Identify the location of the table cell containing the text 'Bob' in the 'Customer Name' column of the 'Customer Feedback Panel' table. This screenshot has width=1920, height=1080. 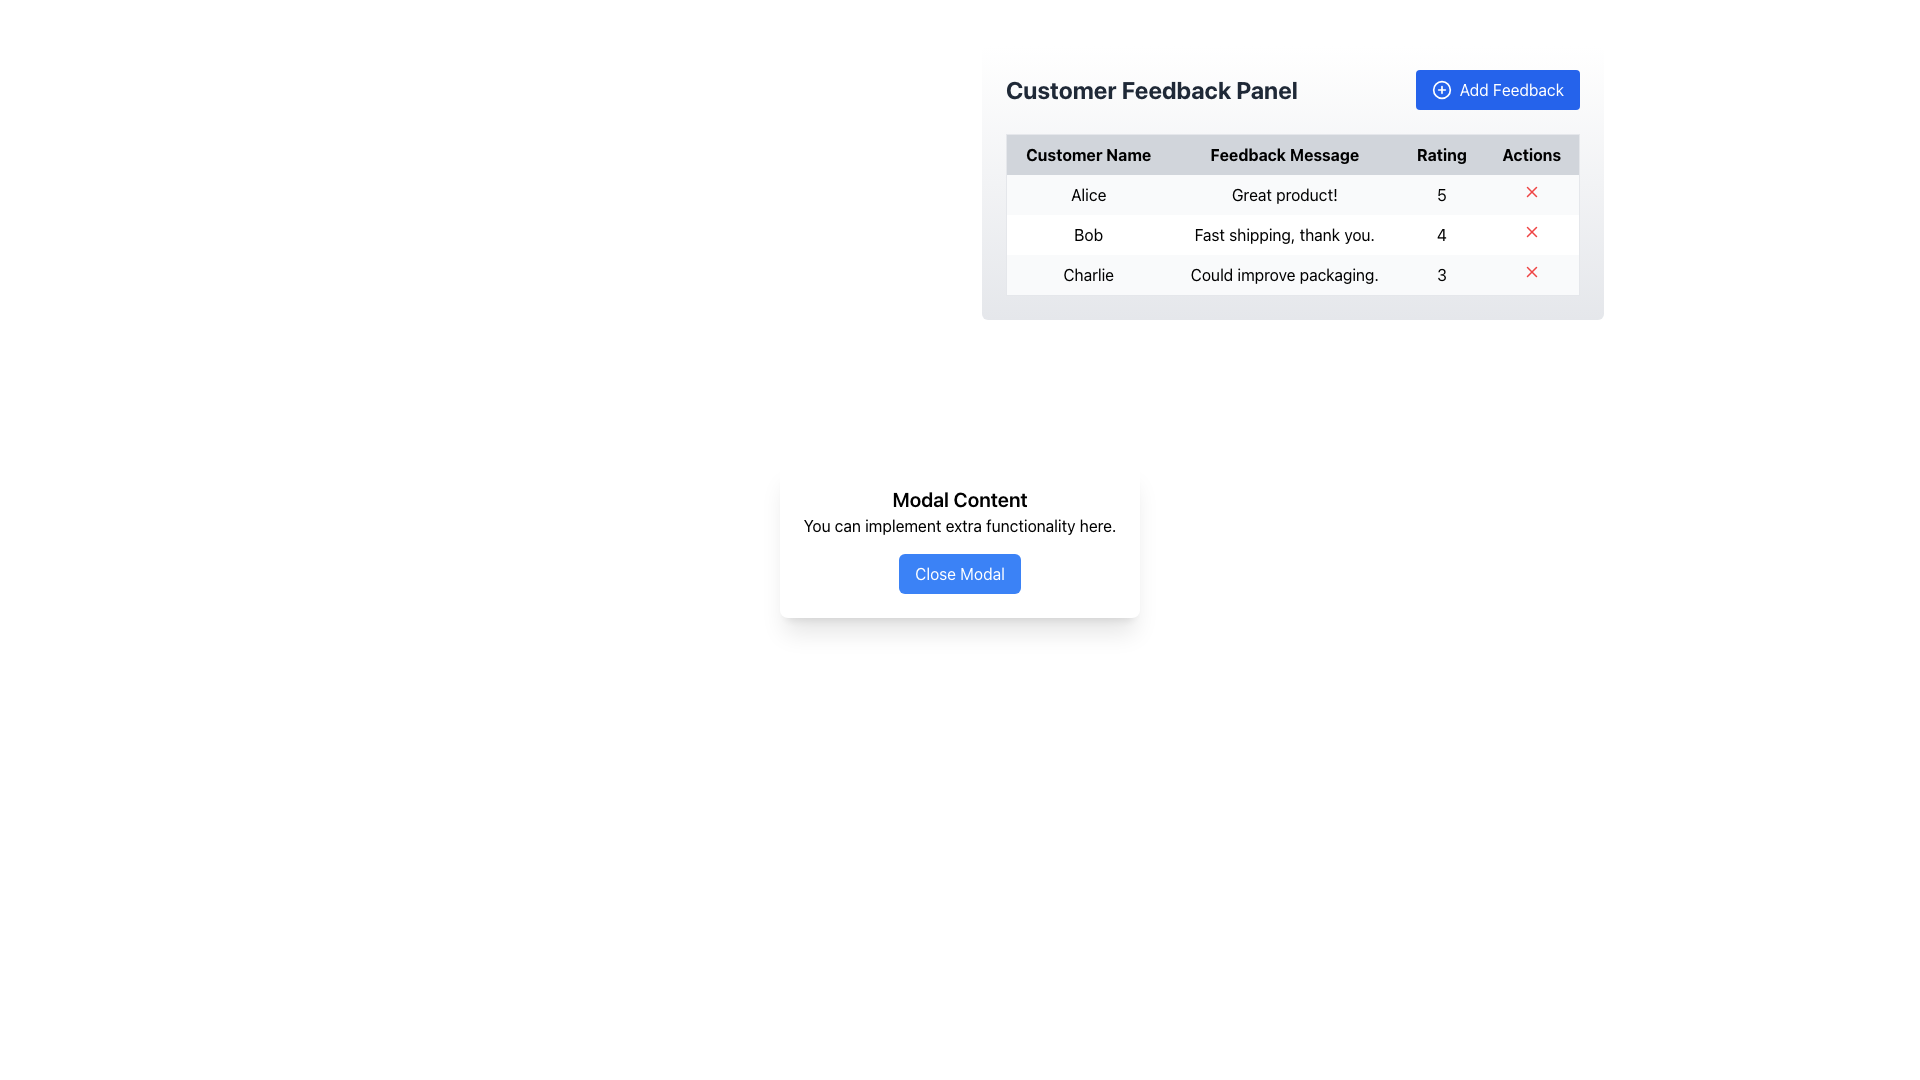
(1087, 234).